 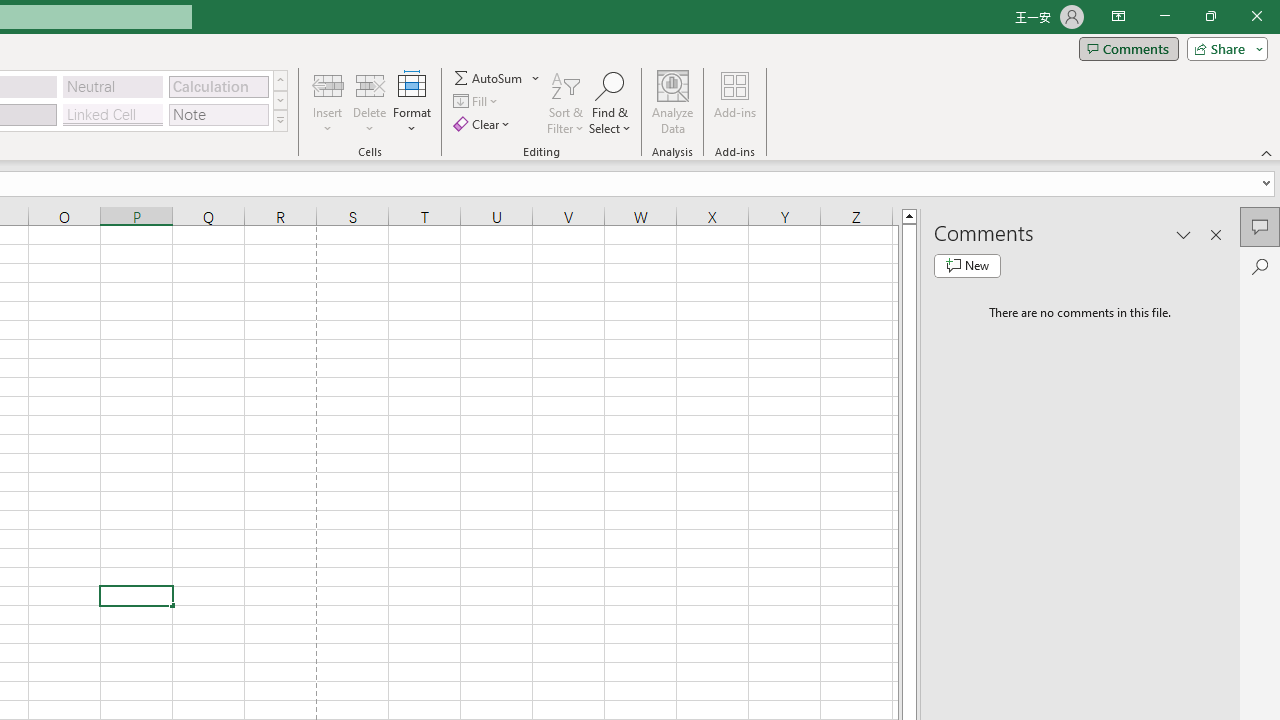 What do you see at coordinates (1222, 47) in the screenshot?
I see `'Share'` at bounding box center [1222, 47].